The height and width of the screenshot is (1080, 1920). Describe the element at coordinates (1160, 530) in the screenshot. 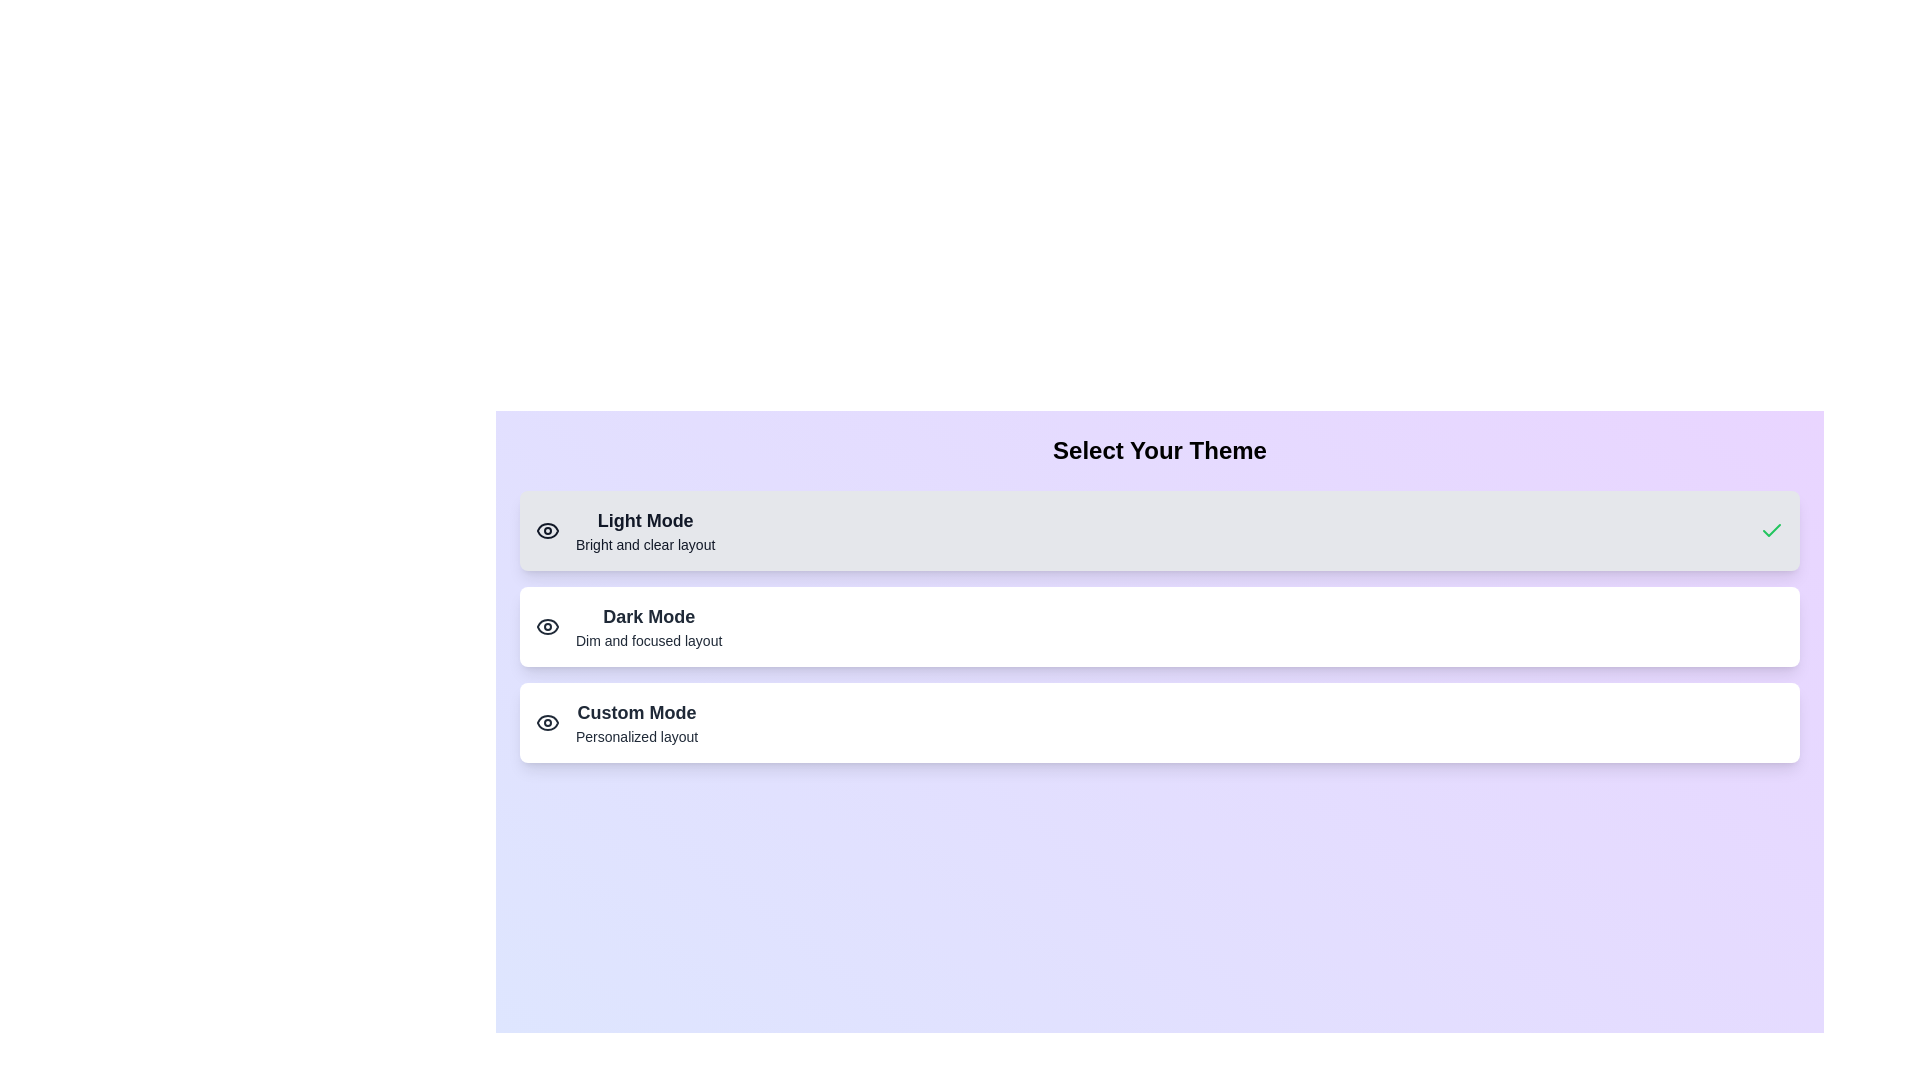

I see `the theme button corresponding to Light Mode` at that location.